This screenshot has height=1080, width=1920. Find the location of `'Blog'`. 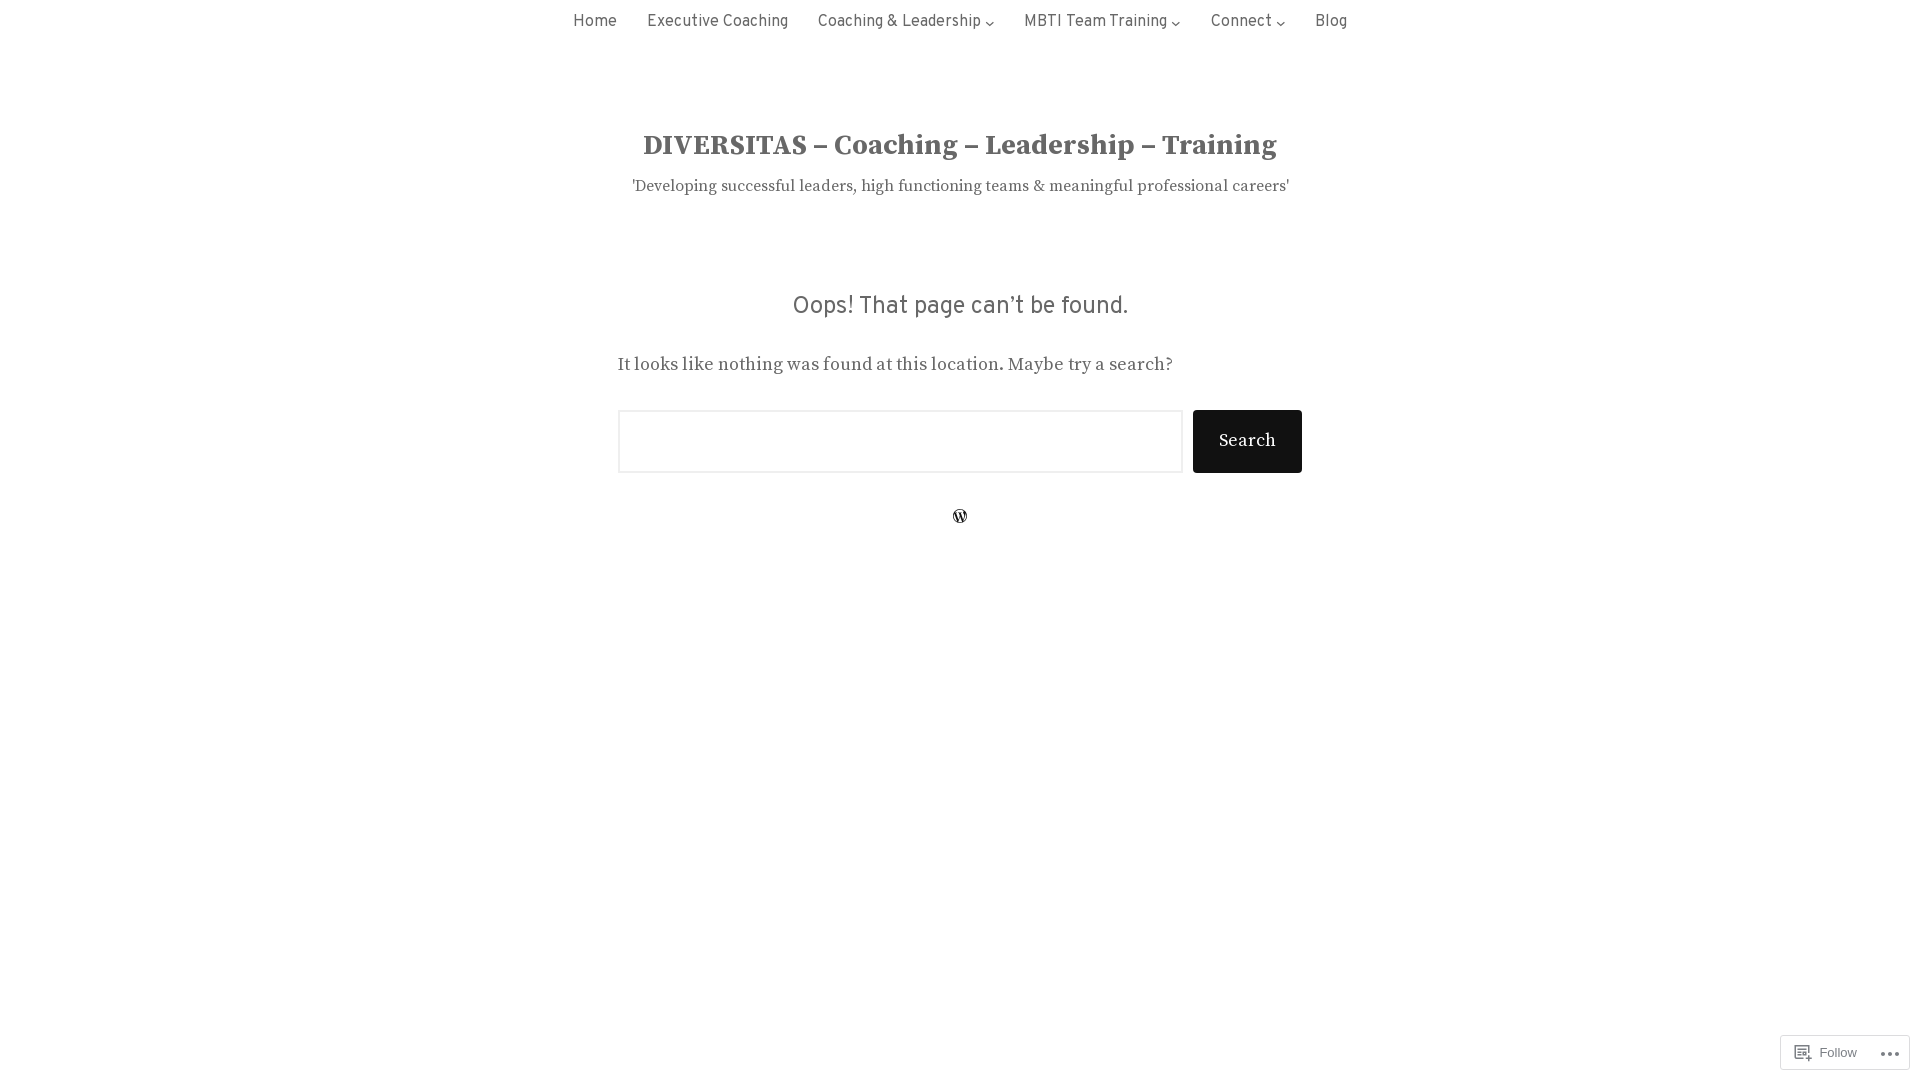

'Blog' is located at coordinates (1315, 23).